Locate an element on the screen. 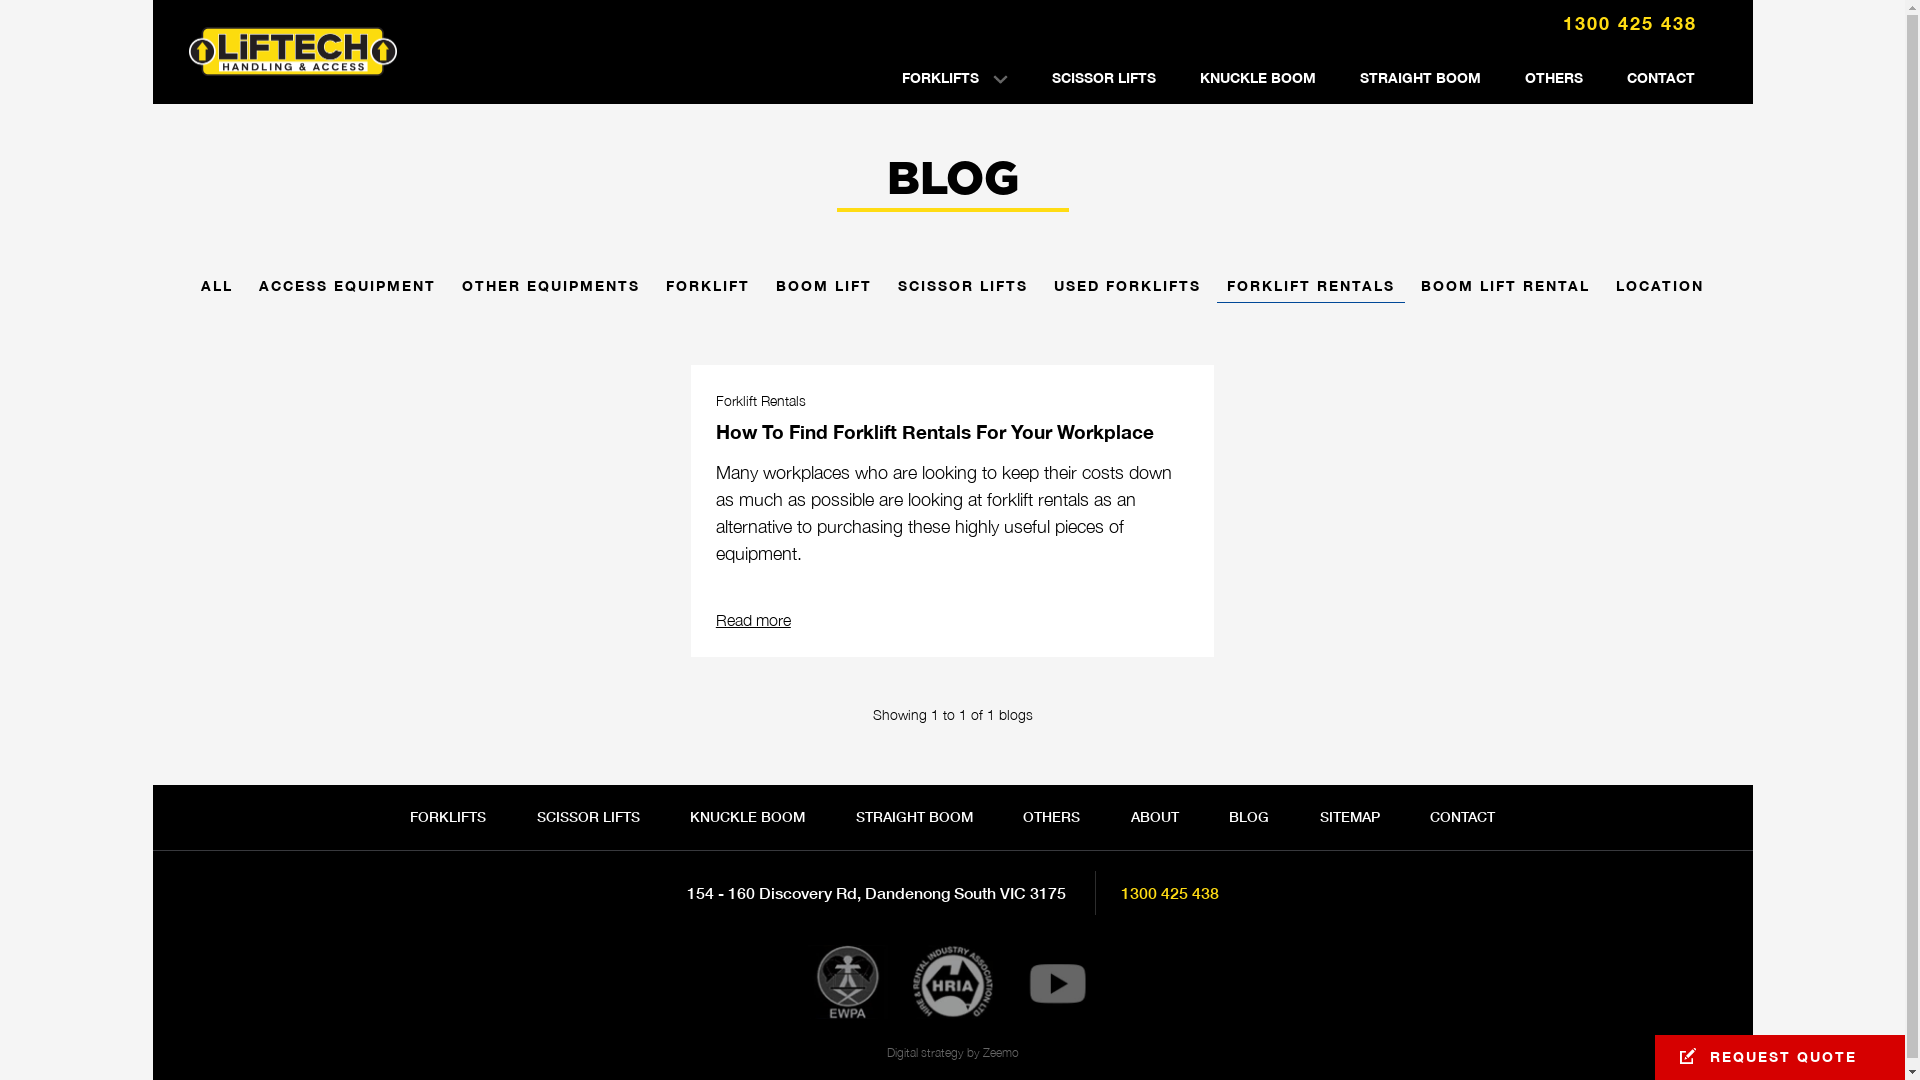  'How To Find Forklift Rentals For Your Workplace' is located at coordinates (934, 431).